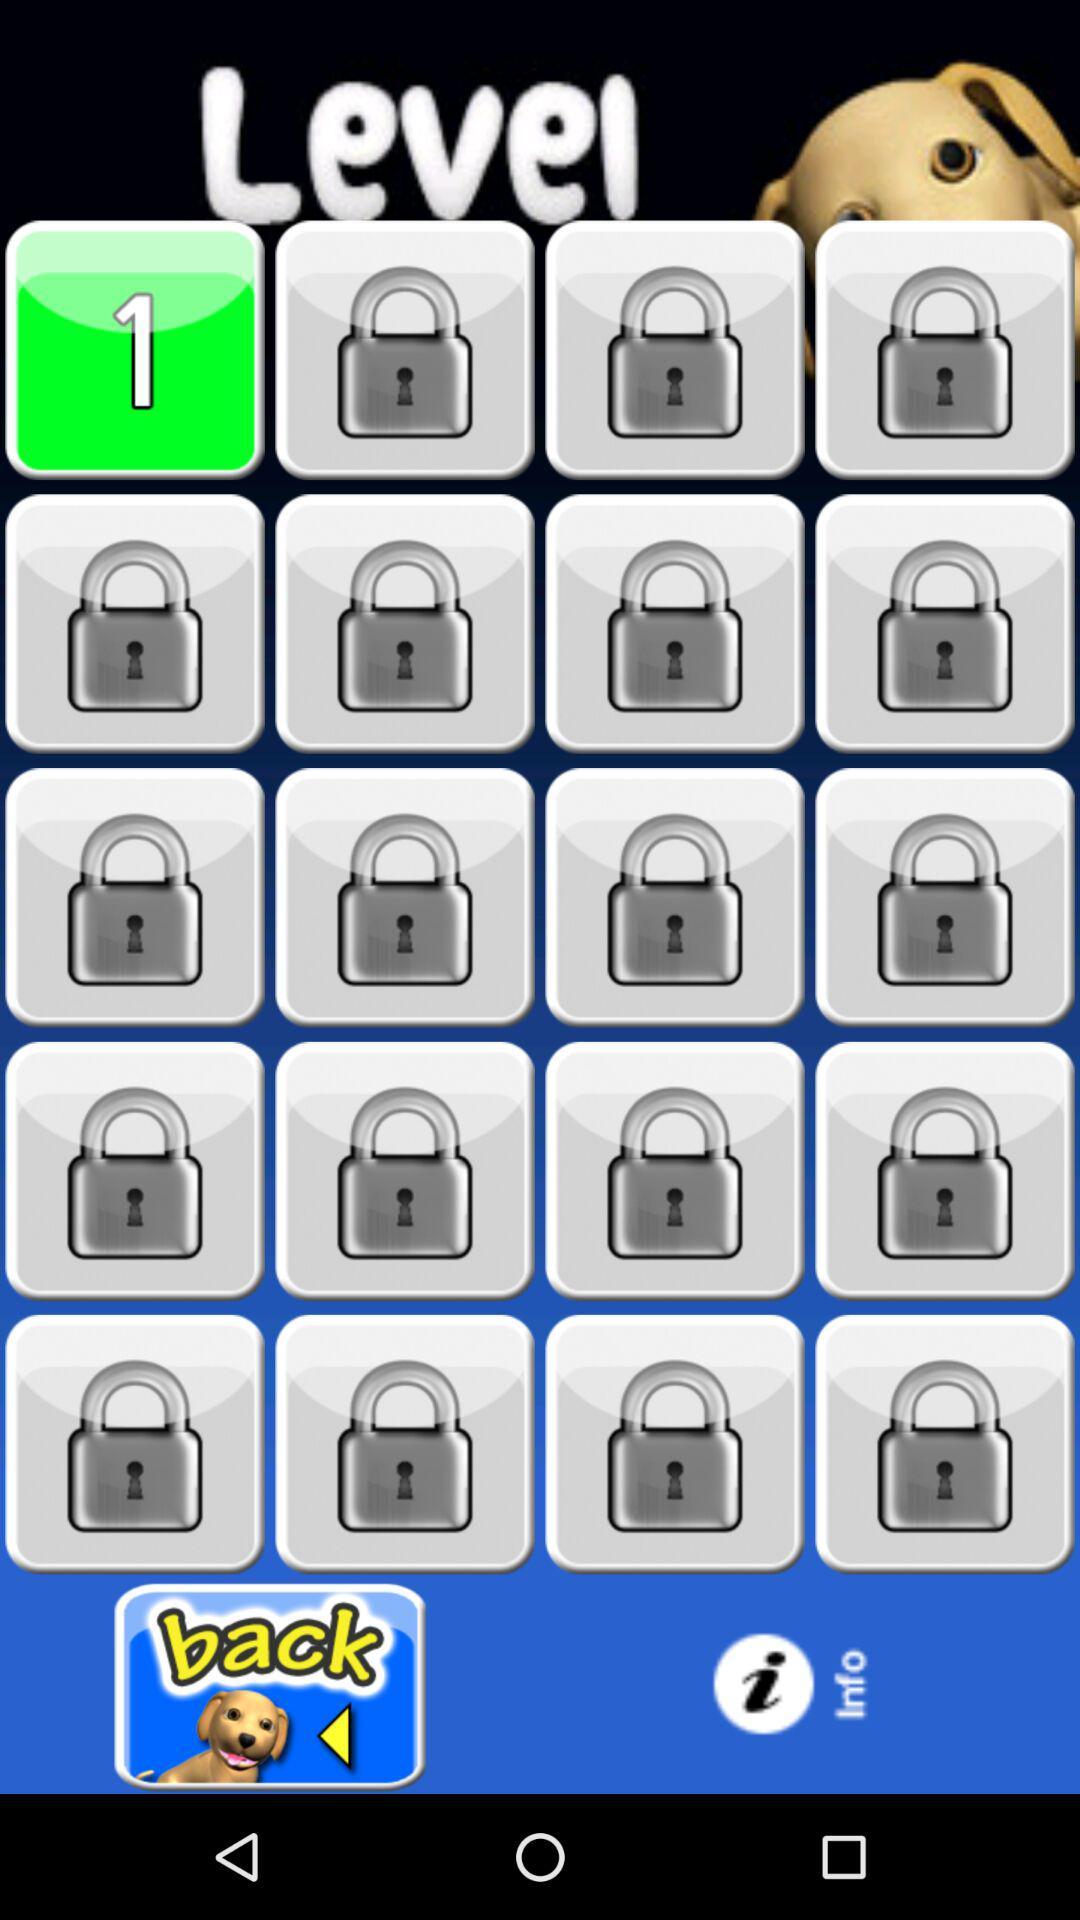 Image resolution: width=1080 pixels, height=1920 pixels. I want to click on unlock level, so click(945, 1171).